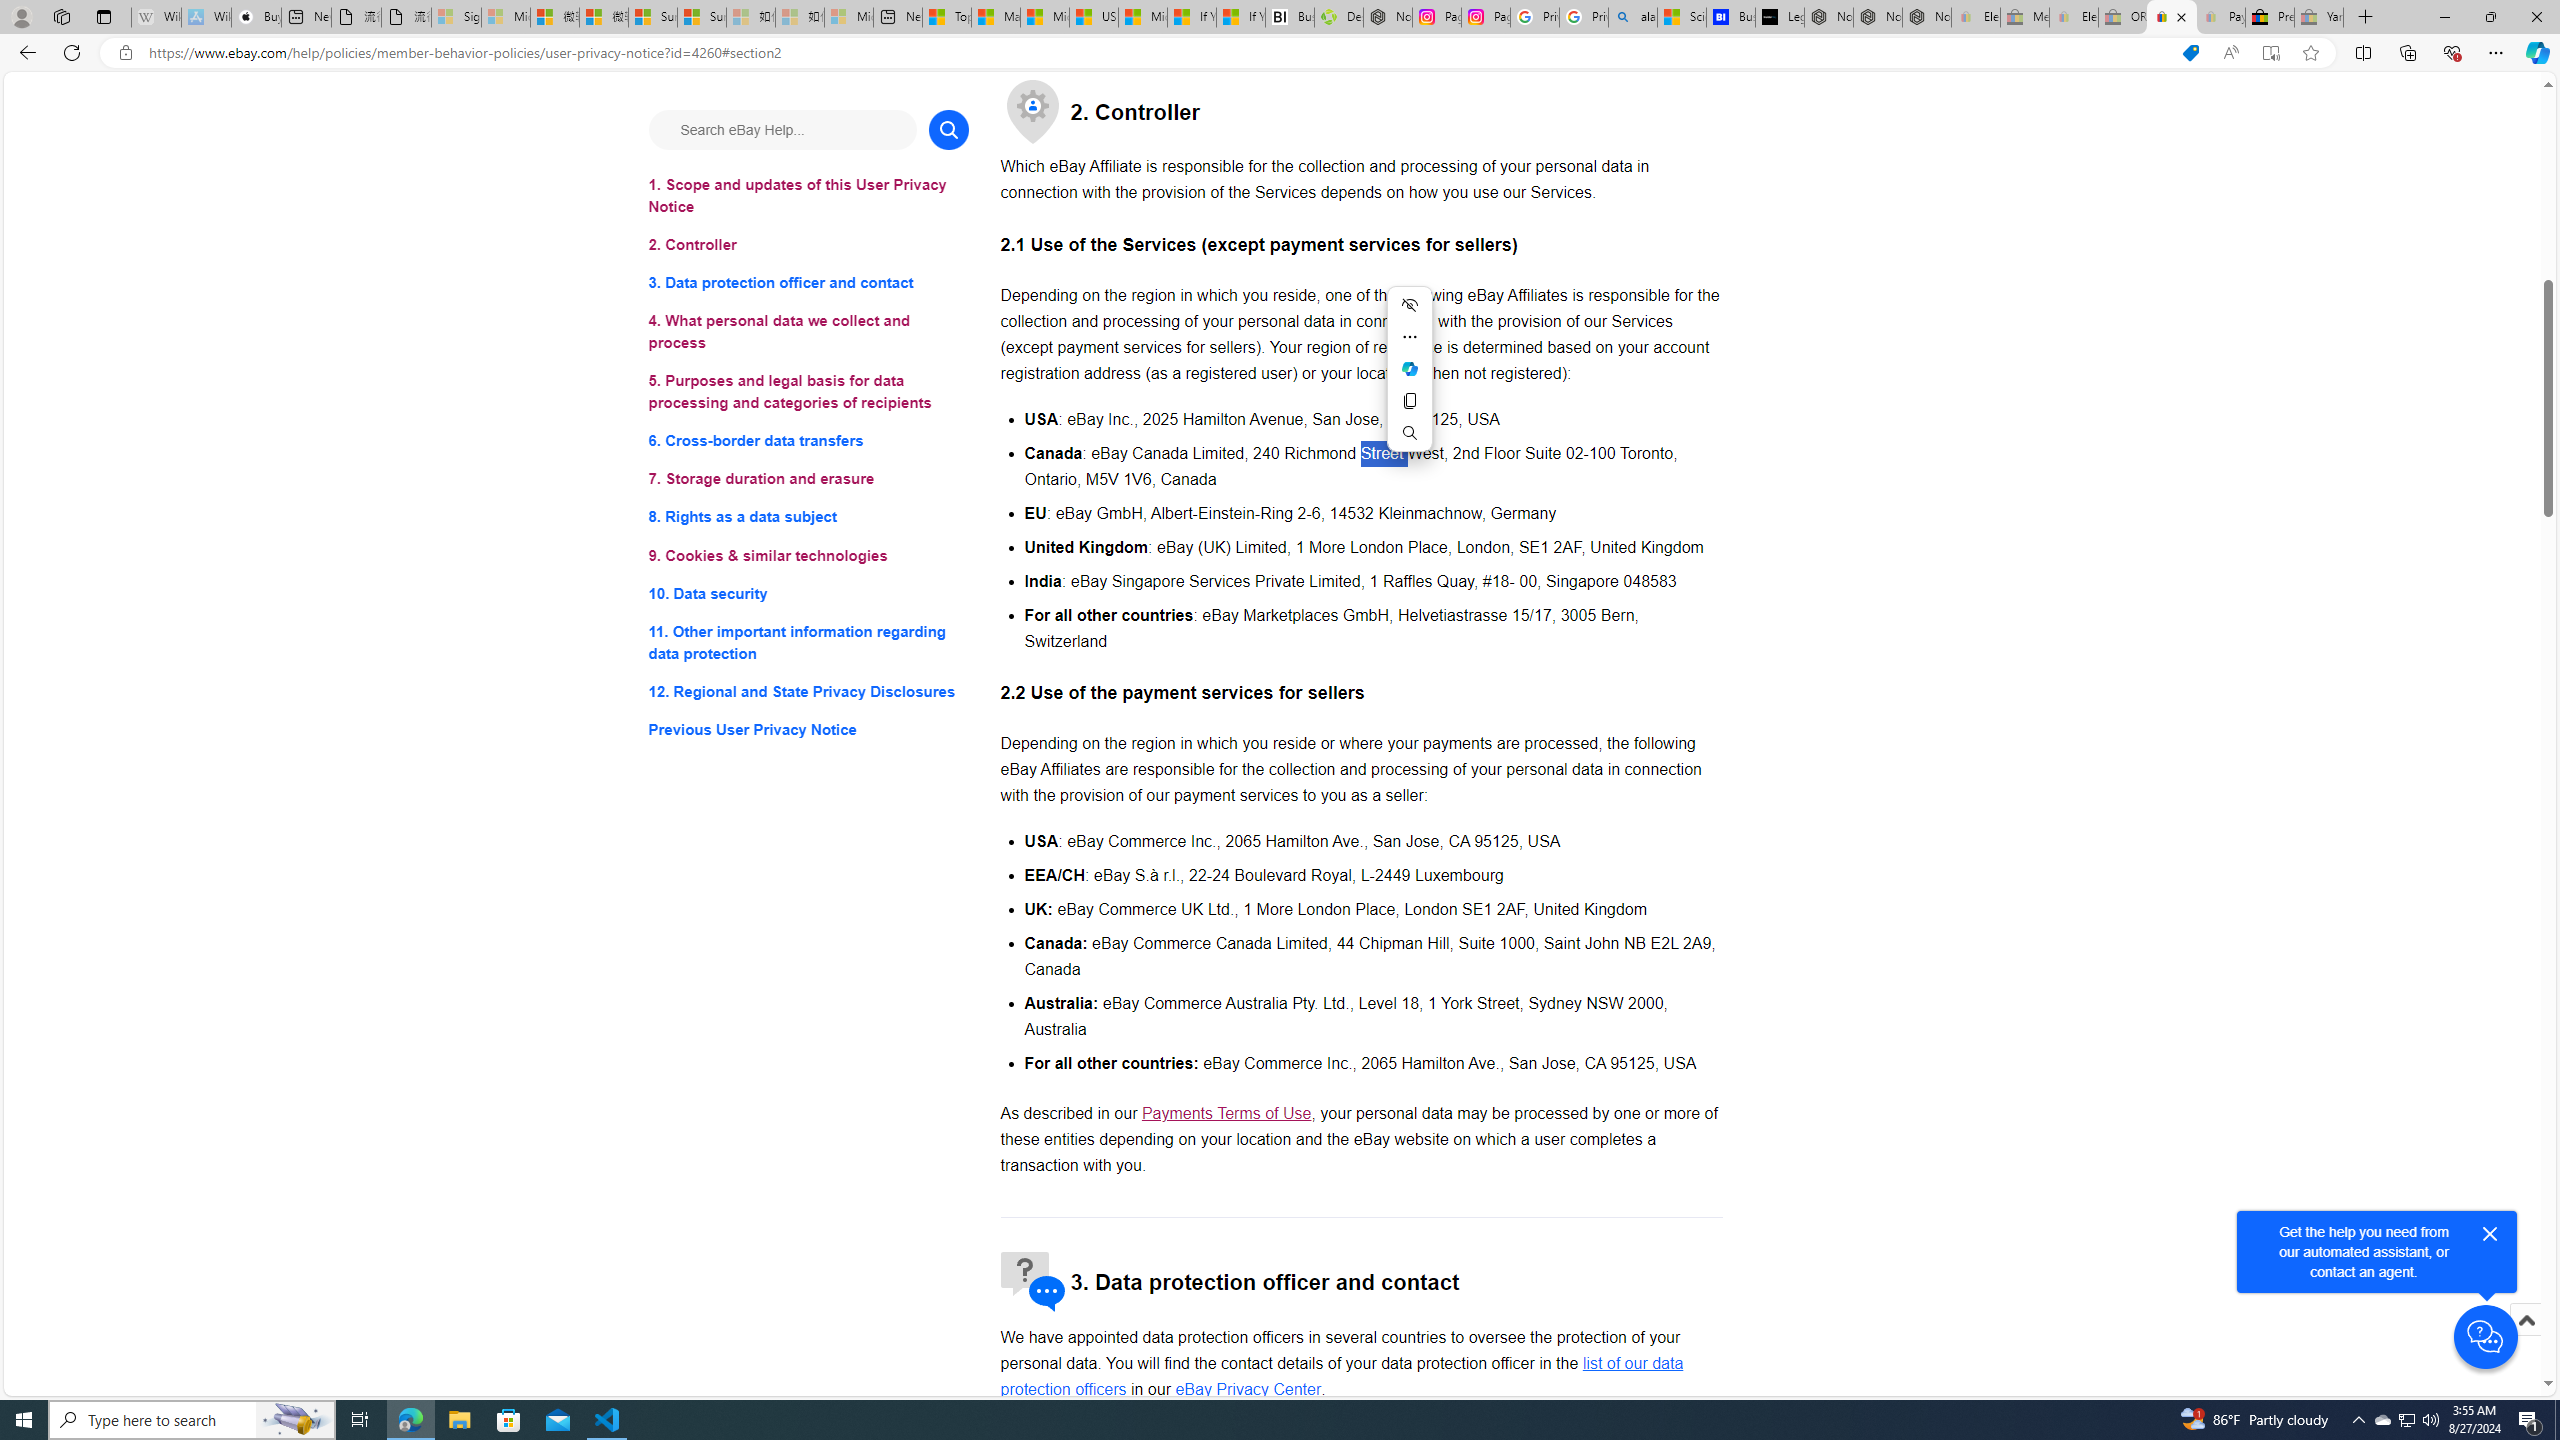 The height and width of the screenshot is (1440, 2560). What do you see at coordinates (807, 283) in the screenshot?
I see `'3. Data protection officer and contact'` at bounding box center [807, 283].